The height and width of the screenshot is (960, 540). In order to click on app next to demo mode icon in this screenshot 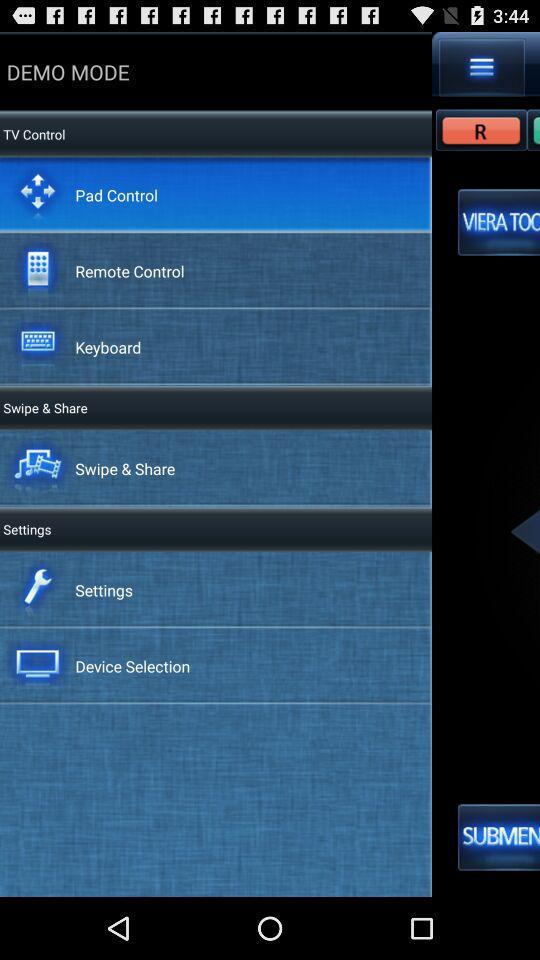, I will do `click(481, 67)`.